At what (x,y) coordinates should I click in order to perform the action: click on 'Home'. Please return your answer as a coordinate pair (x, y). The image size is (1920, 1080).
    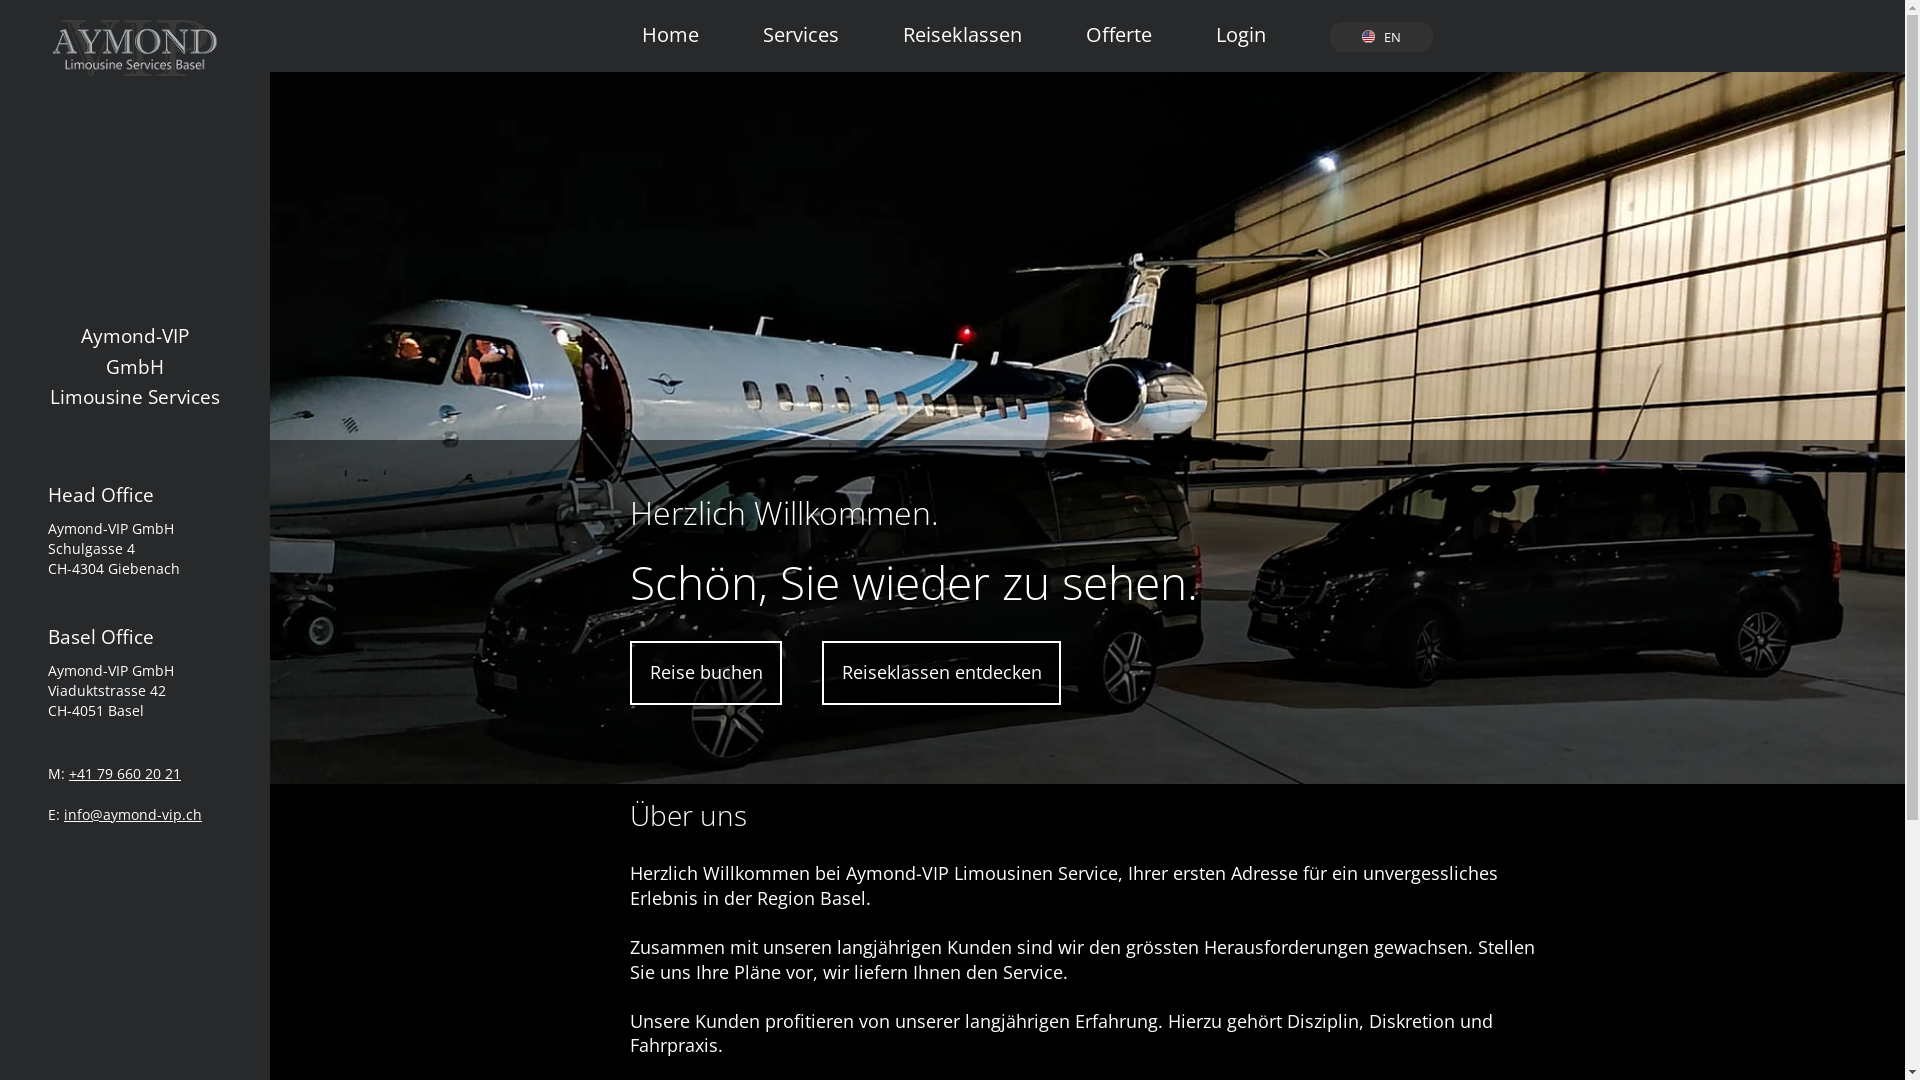
    Looking at the image, I should click on (670, 24).